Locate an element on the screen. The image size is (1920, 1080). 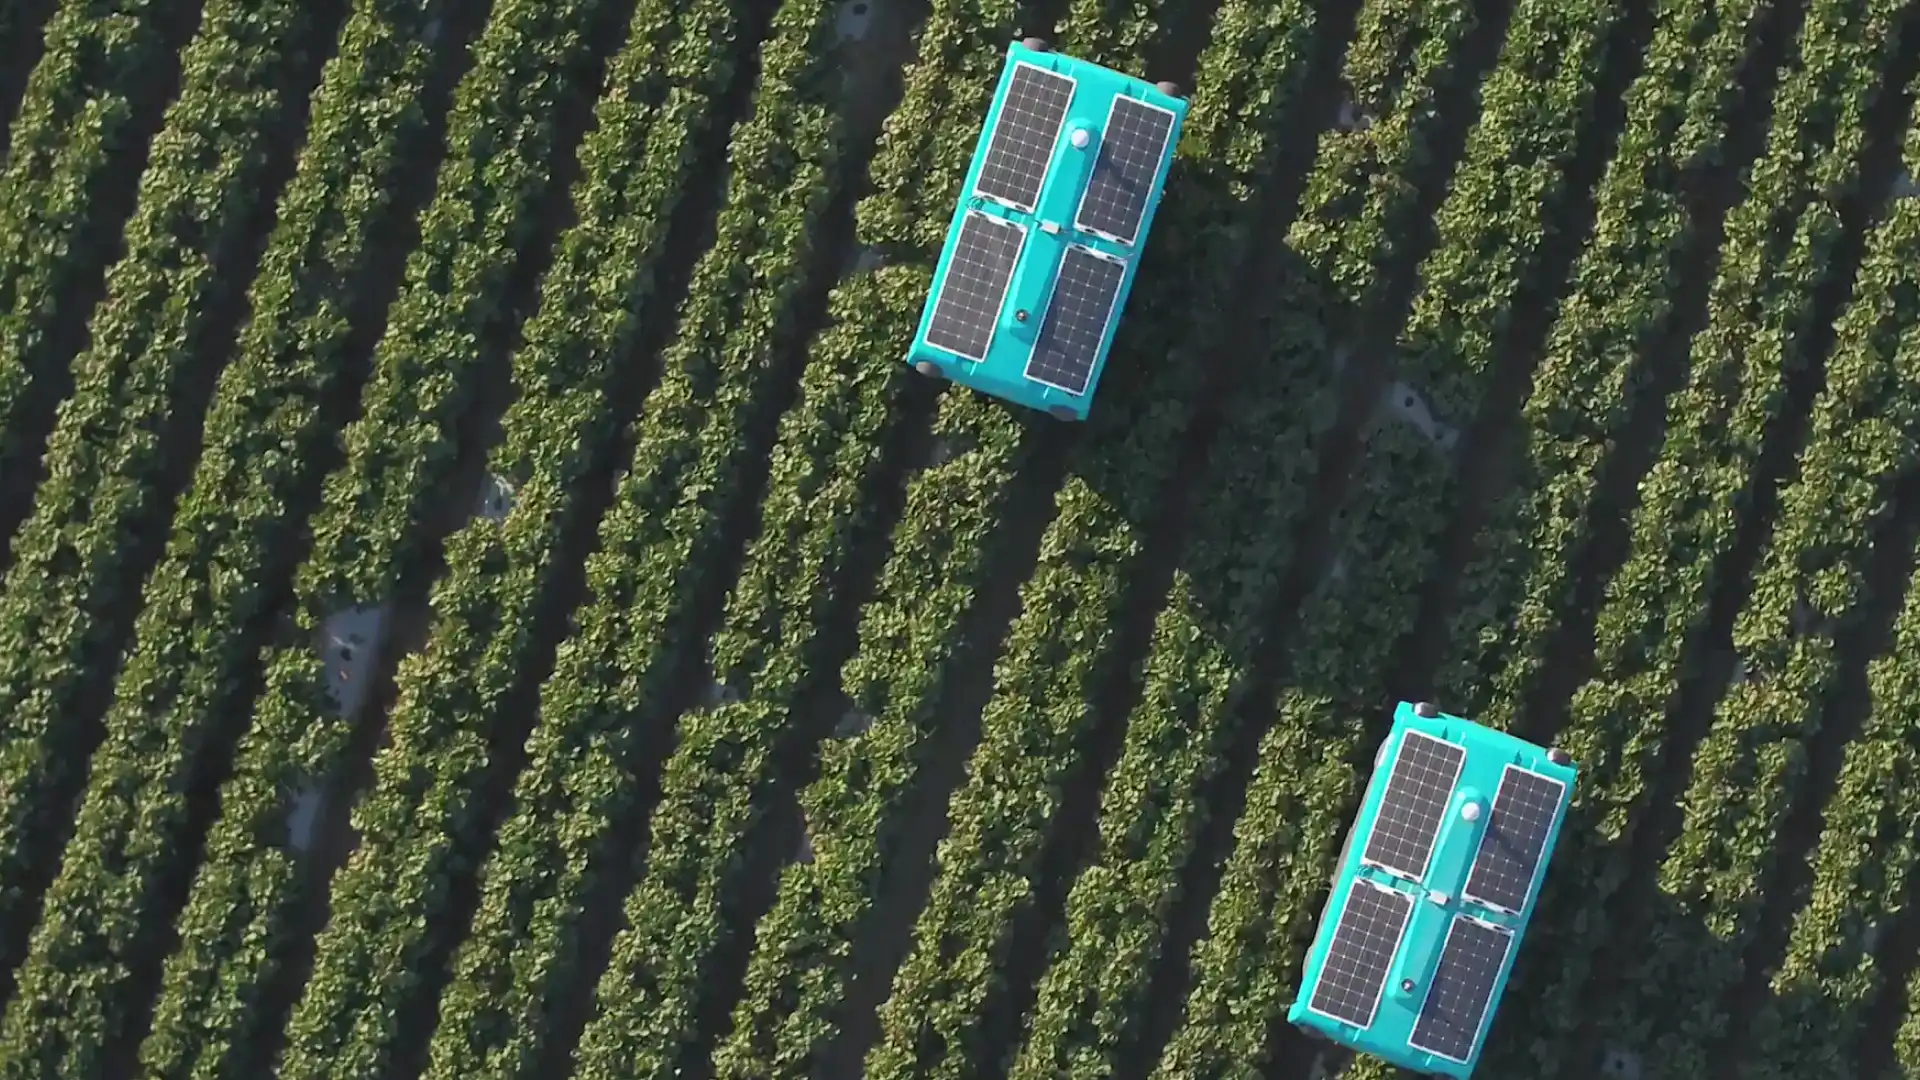
A Makani plane takes off from an offshore buoy at sea and generates power from the wind Makani graduates After the latest Makani model generates 600 kilowatts of electricity  enough energy to power about 300 homes  Makani becomes an independent company within Alphabet and partners with Shell to continue working towards clean, affordable wind power. is located at coordinates (1013, 141).